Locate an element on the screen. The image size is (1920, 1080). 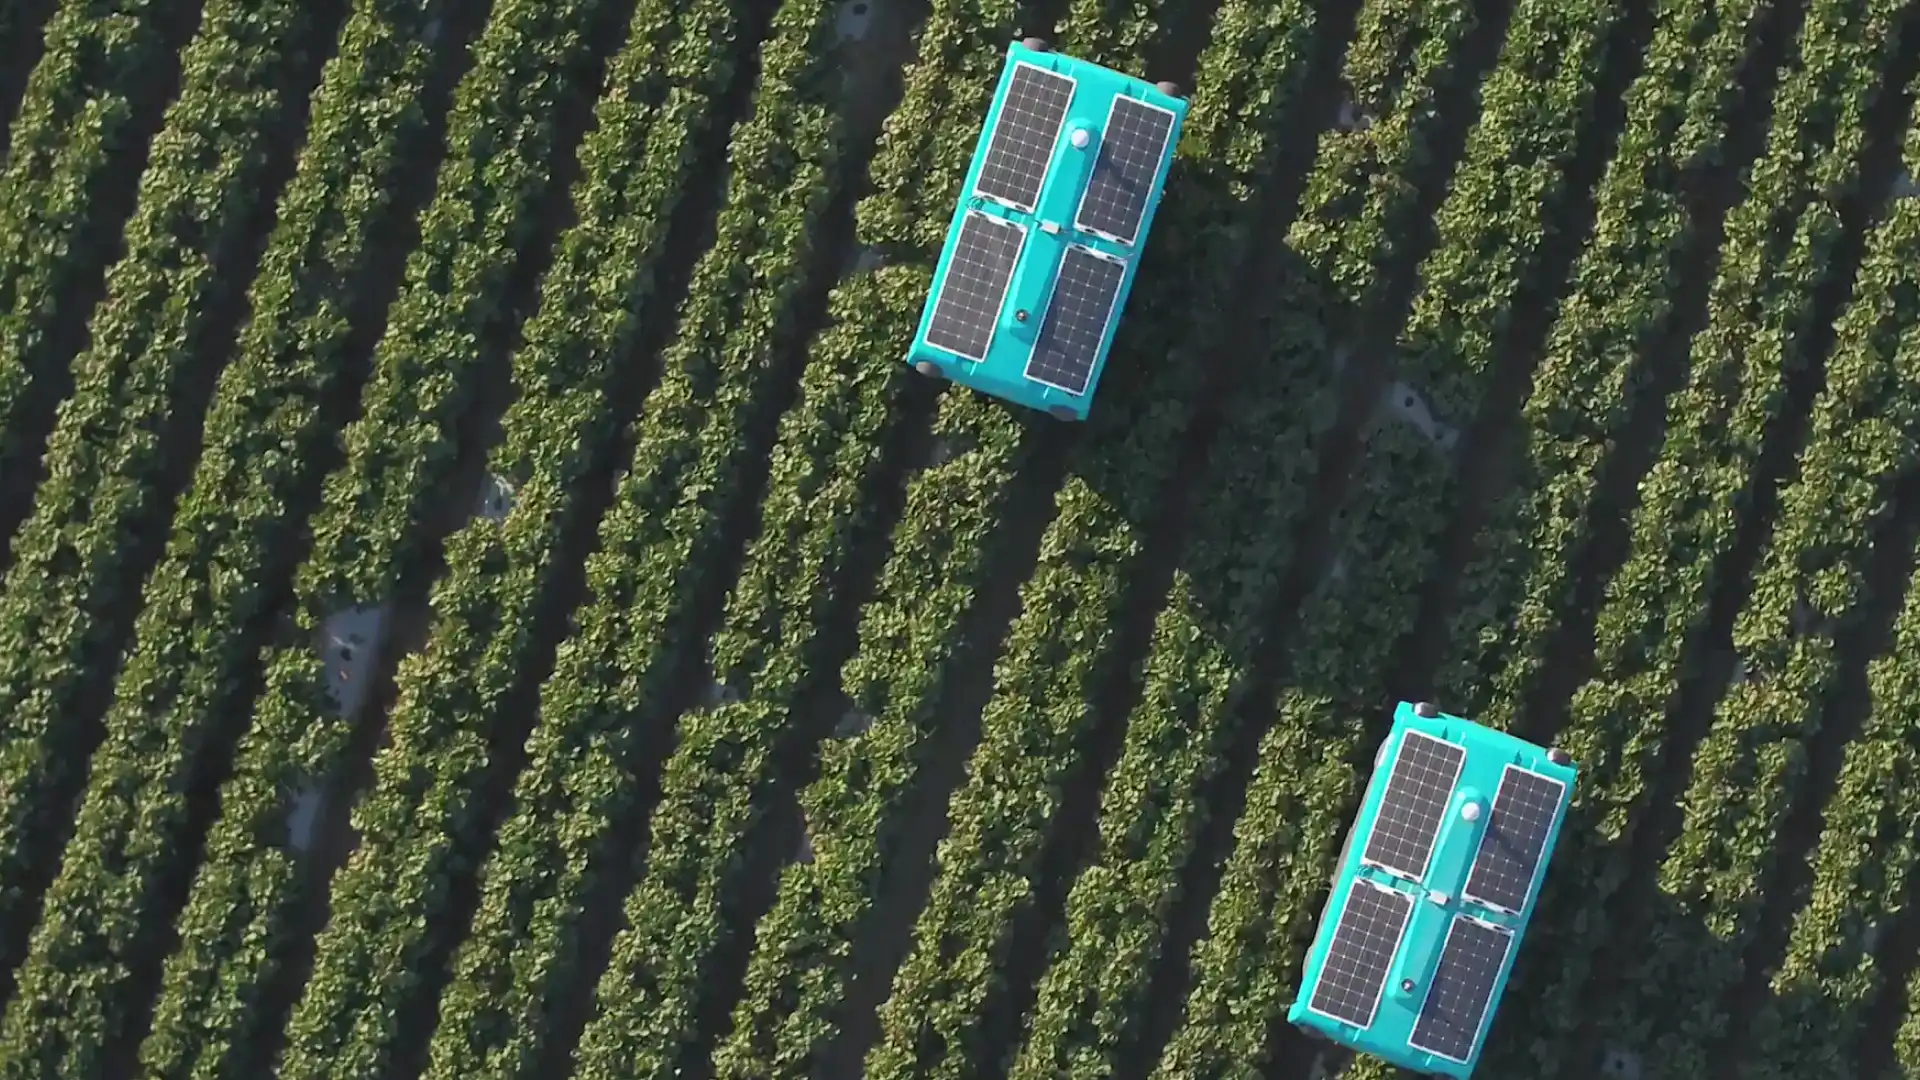
A Makani plane takes off from an offshore buoy at sea and generates power from the wind Makani graduates After the latest Makani model generates 600 kilowatts of electricity  enough energy to power about 300 homes  Makani becomes an independent company within Alphabet and partners with Shell to continue working towards clean, affordable wind power. is located at coordinates (1013, 141).